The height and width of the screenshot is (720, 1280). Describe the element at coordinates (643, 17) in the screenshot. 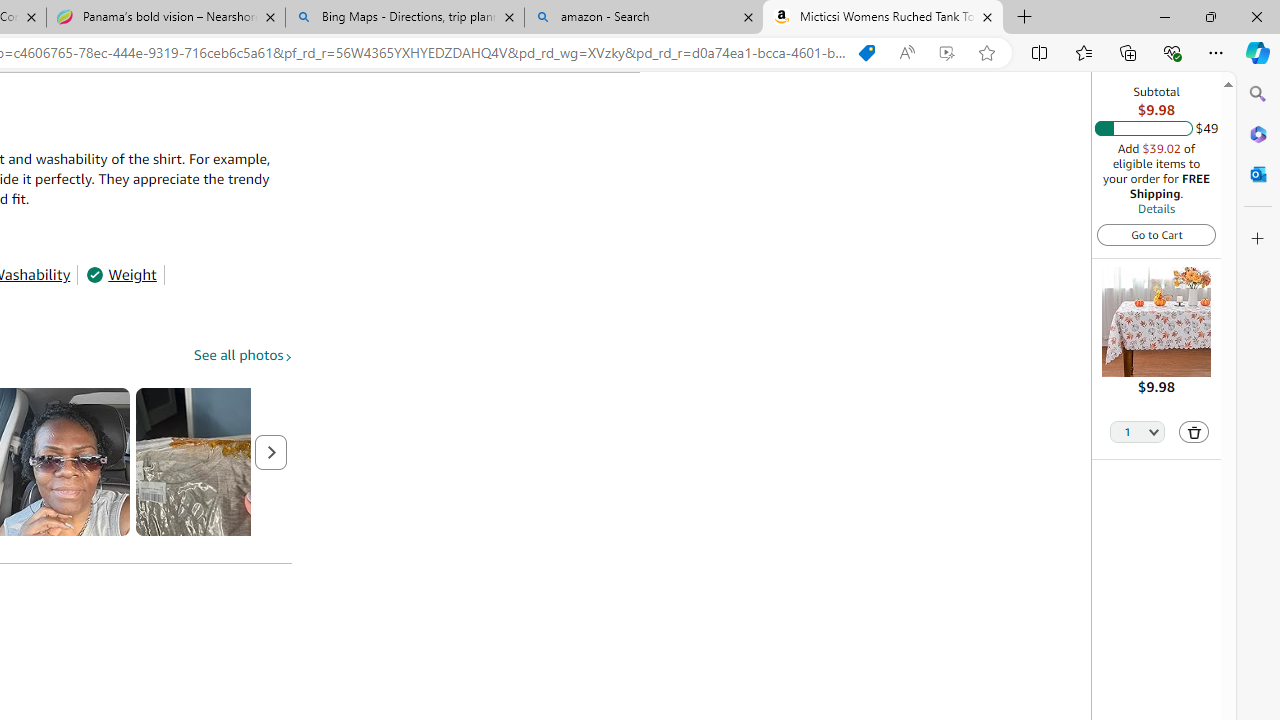

I see `'amazon - Search'` at that location.